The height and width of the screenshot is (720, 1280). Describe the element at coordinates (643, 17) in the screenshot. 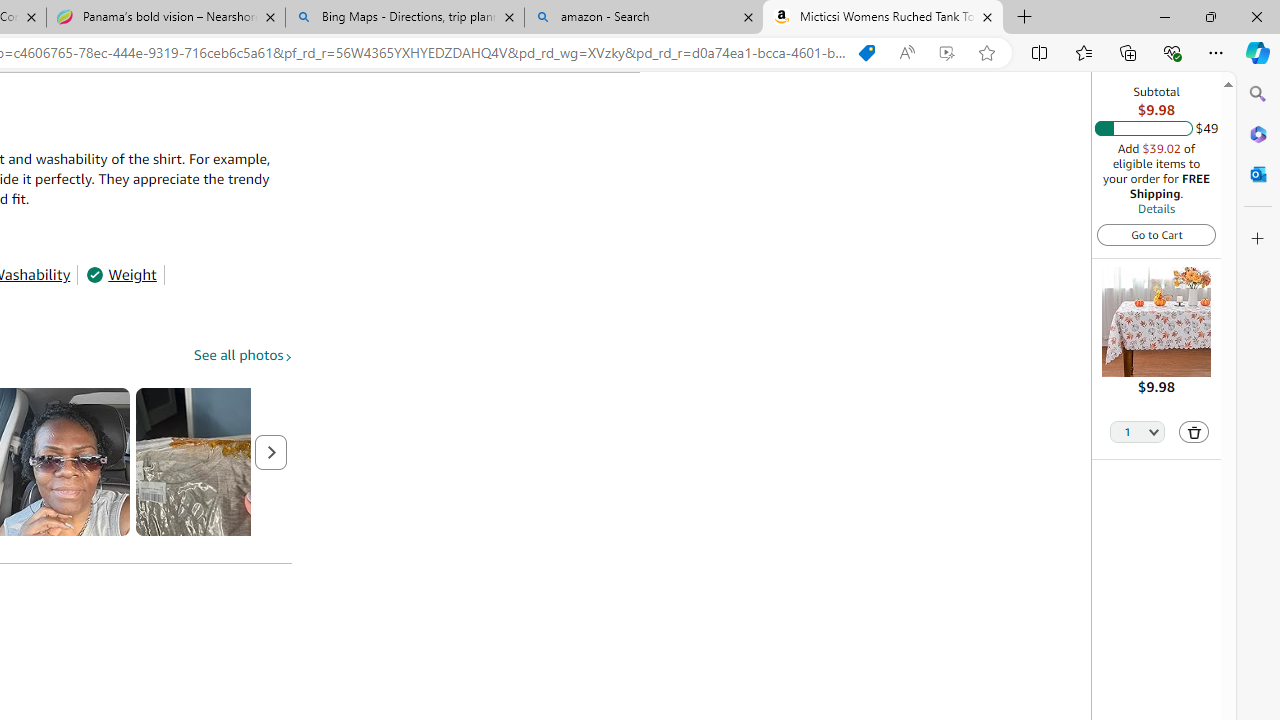

I see `'amazon - Search'` at that location.